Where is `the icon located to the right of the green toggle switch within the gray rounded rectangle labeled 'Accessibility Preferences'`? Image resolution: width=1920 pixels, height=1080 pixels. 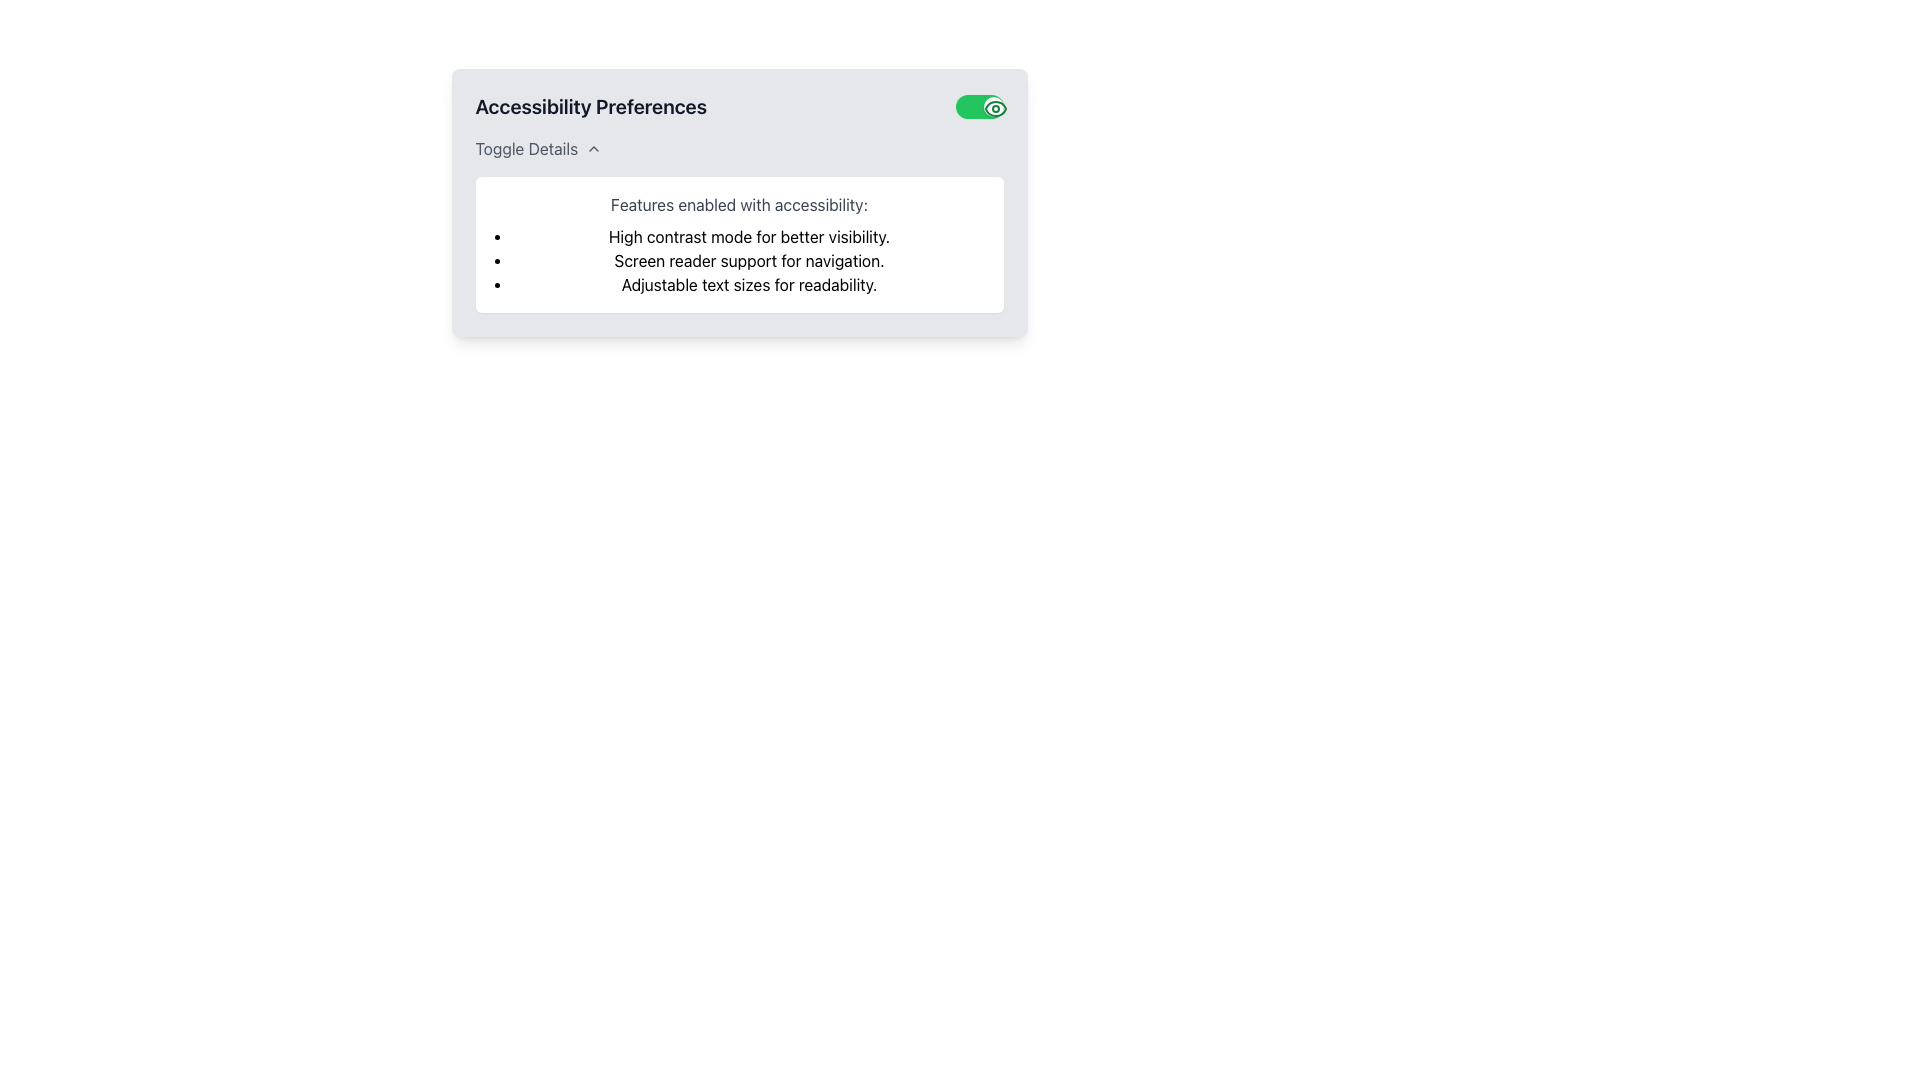 the icon located to the right of the green toggle switch within the gray rounded rectangle labeled 'Accessibility Preferences' is located at coordinates (995, 108).